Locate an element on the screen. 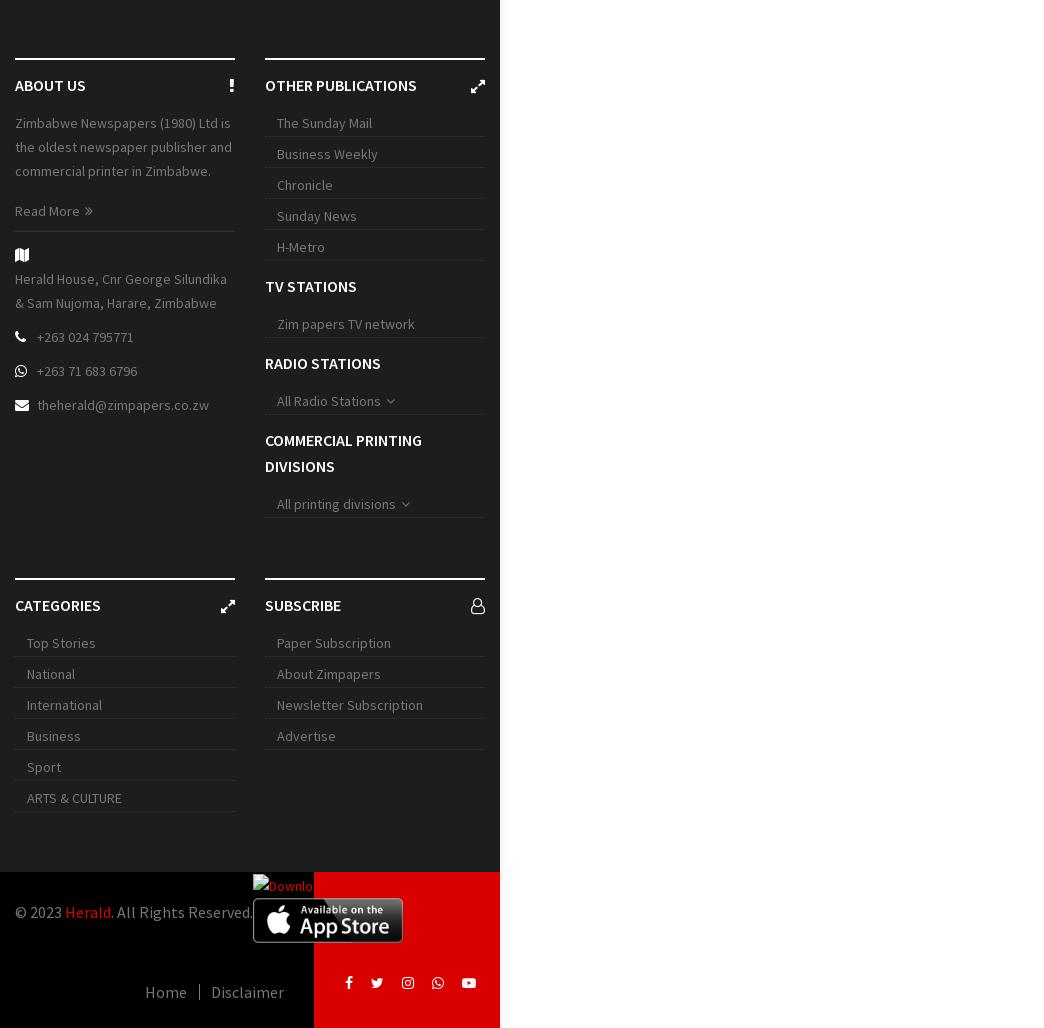 This screenshot has height=1028, width=1044. 'Commercial printing divisions' is located at coordinates (343, 452).